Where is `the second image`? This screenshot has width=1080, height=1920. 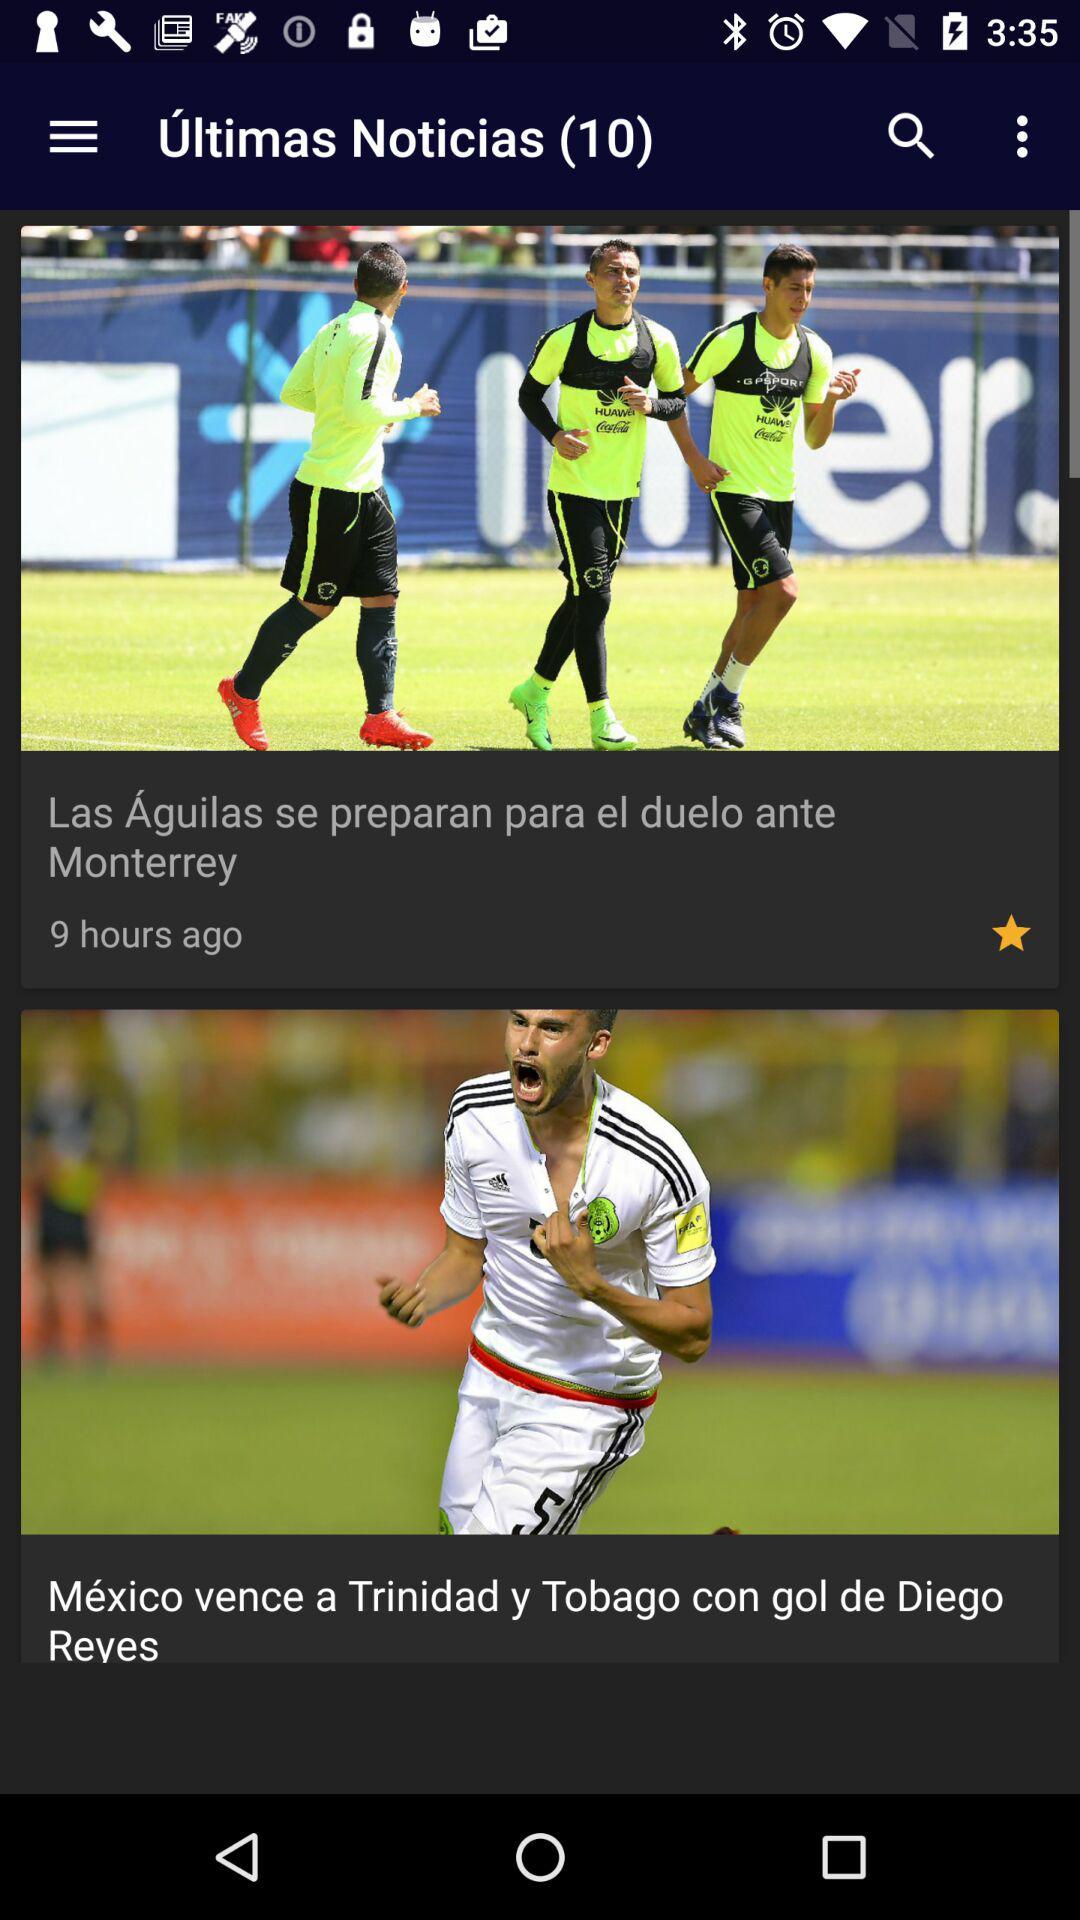 the second image is located at coordinates (540, 1271).